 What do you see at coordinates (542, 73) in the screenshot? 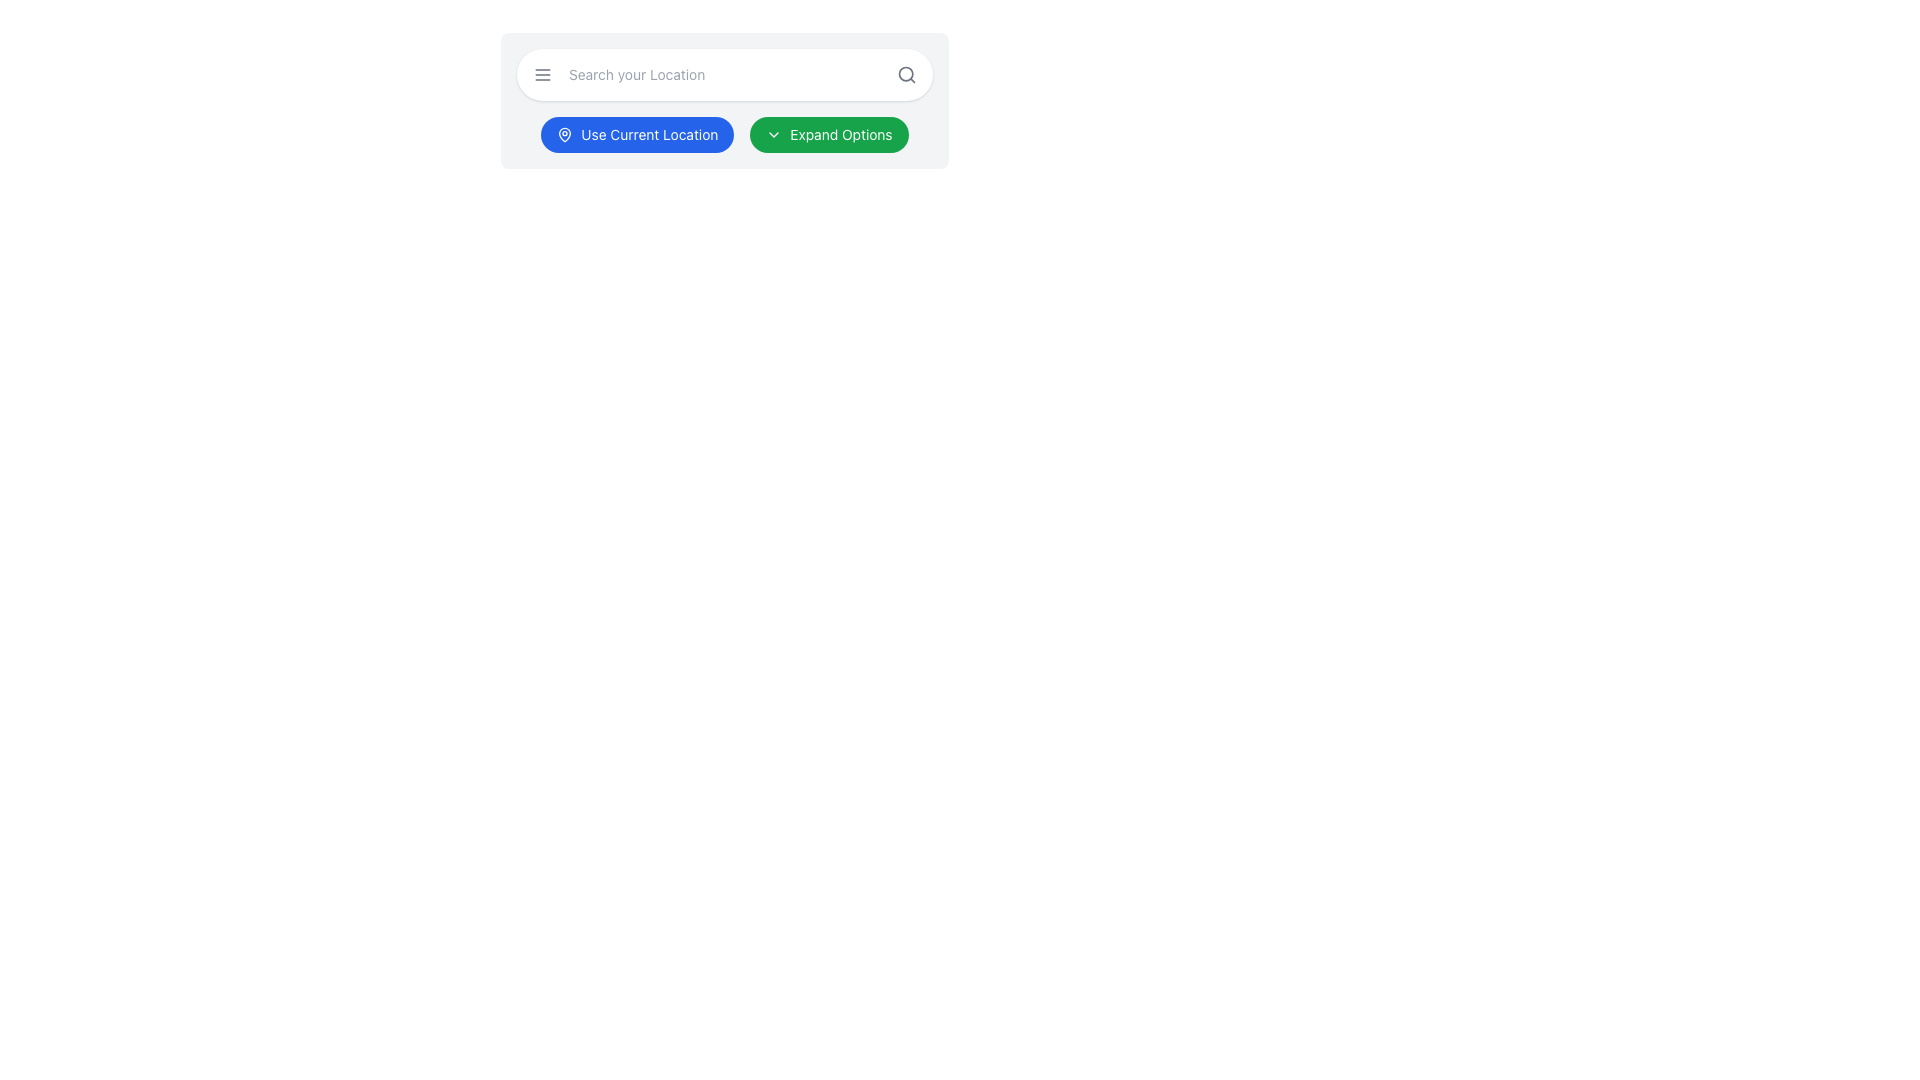
I see `the menu toggler button located at the far-left of the horizontal arrangement` at bounding box center [542, 73].